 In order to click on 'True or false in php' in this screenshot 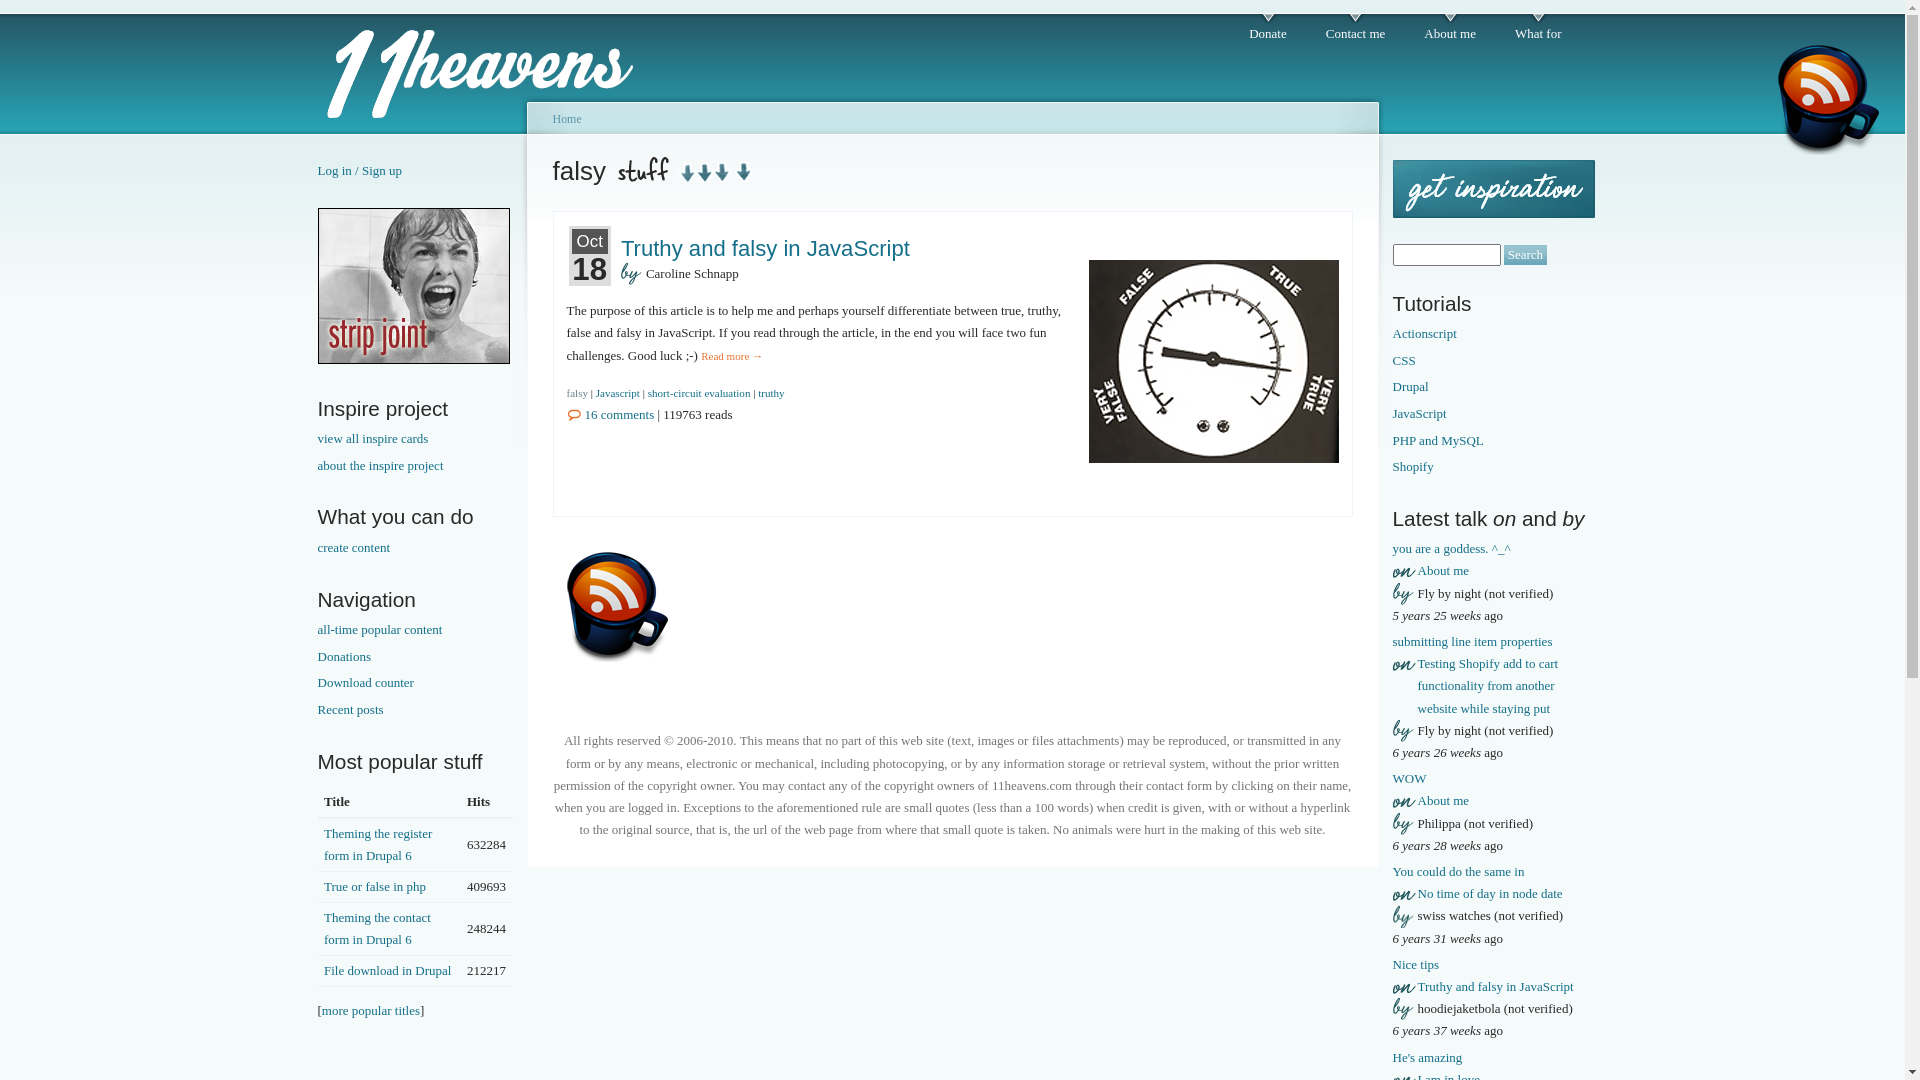, I will do `click(324, 885)`.